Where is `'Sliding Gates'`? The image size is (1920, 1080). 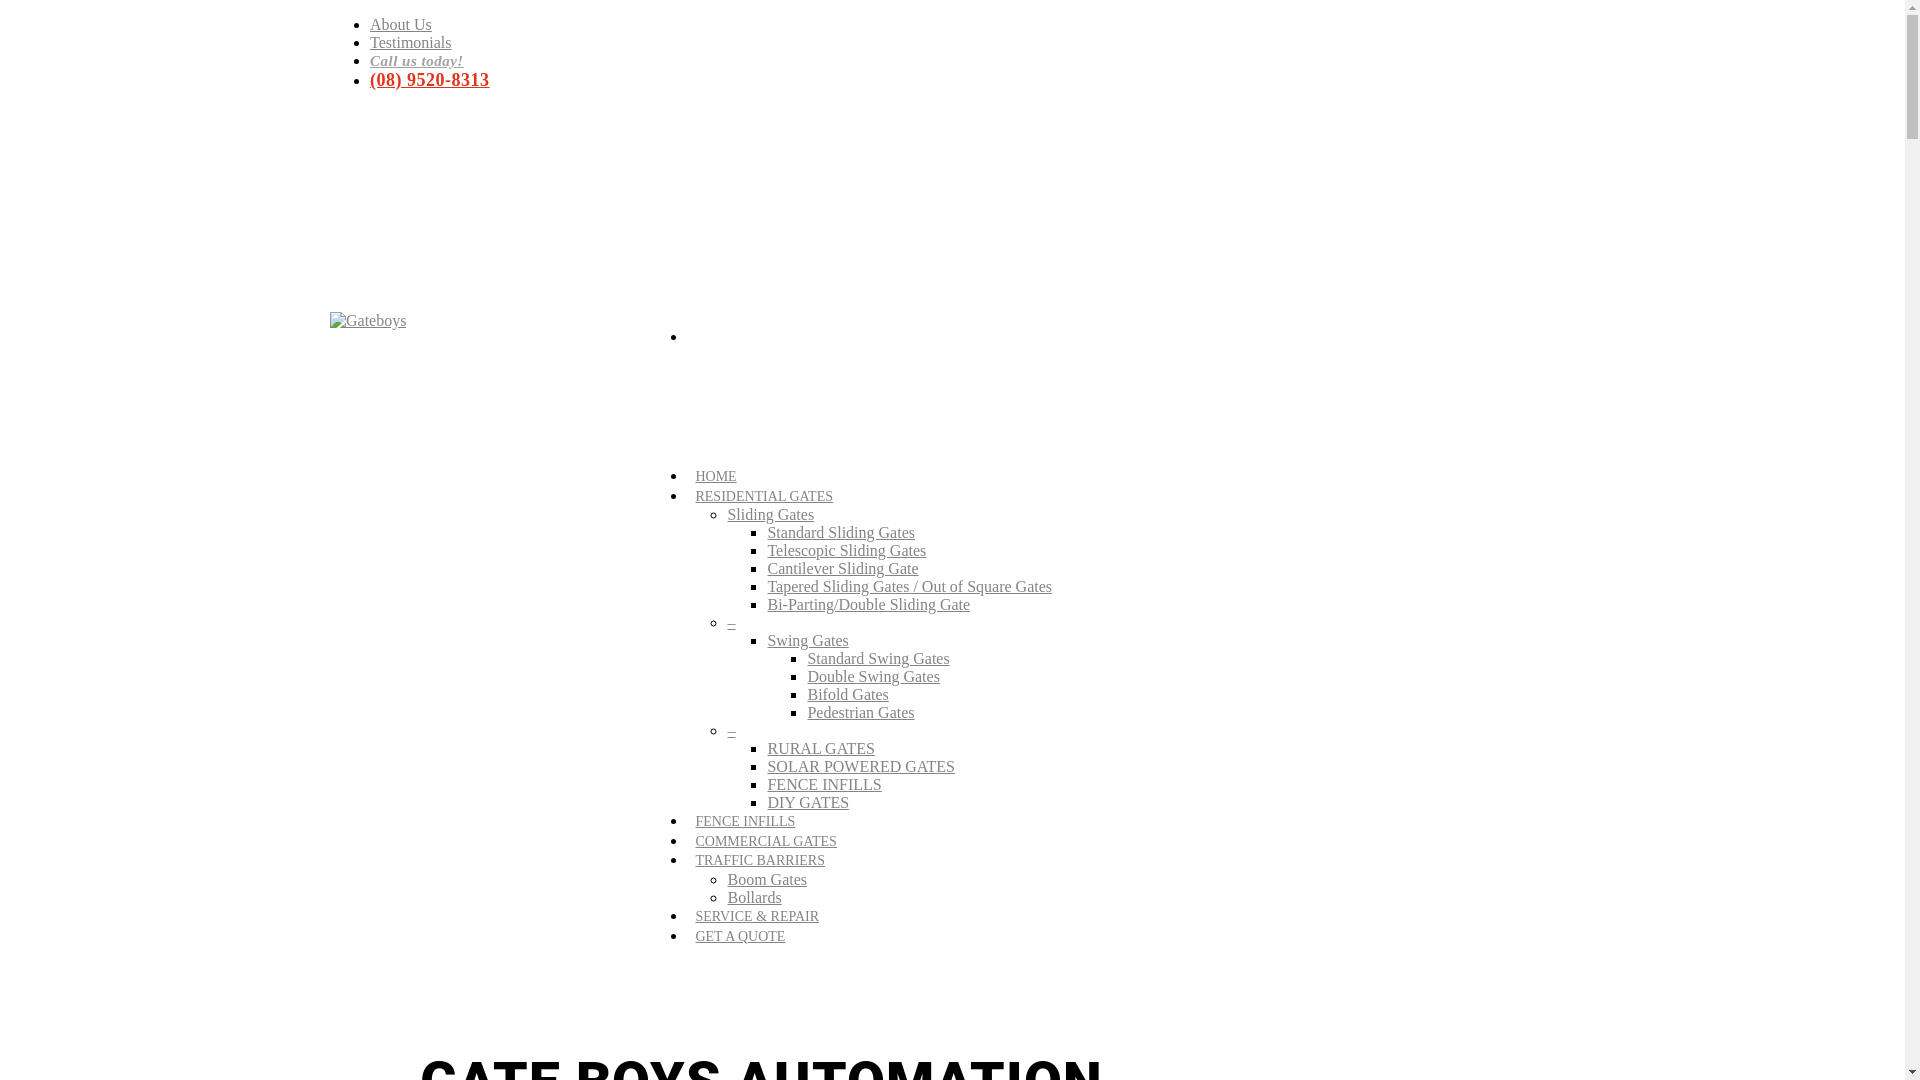
'Sliding Gates' is located at coordinates (769, 513).